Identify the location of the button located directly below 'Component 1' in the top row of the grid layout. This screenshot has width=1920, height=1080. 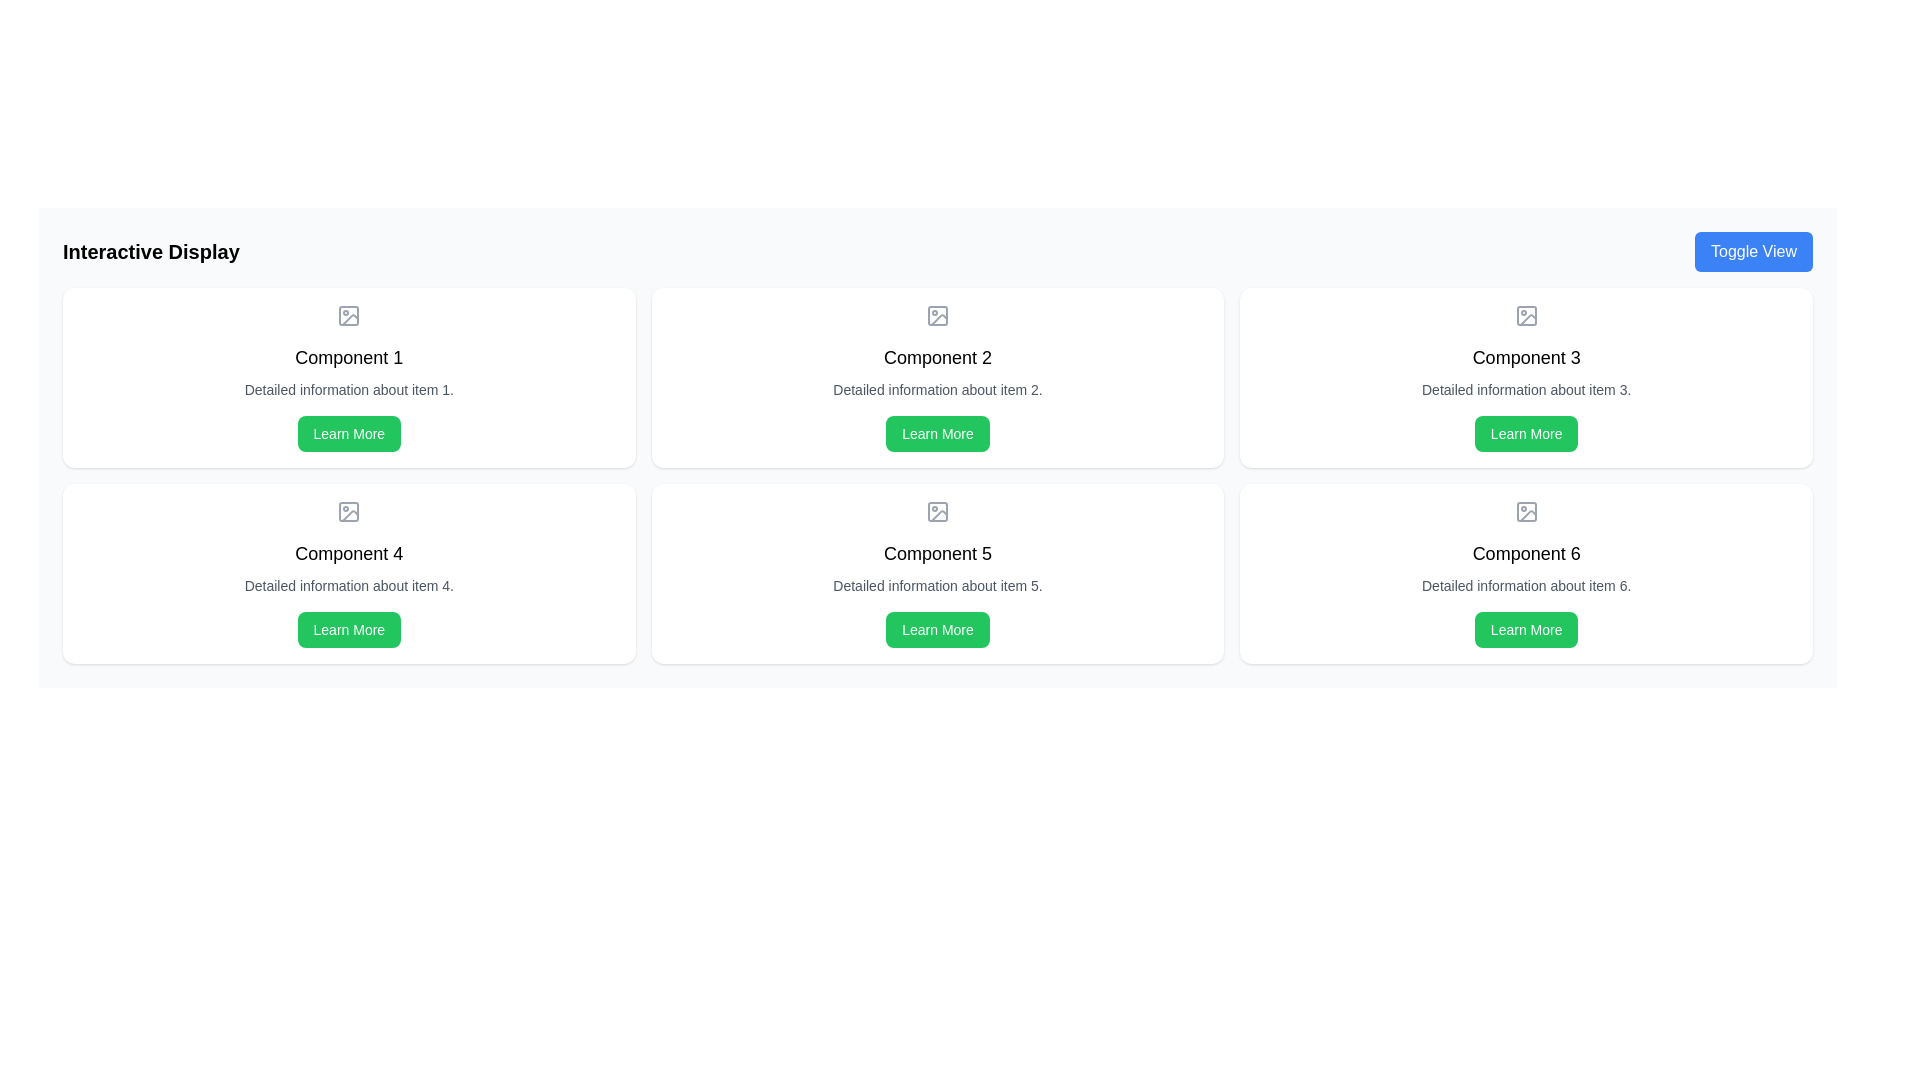
(349, 433).